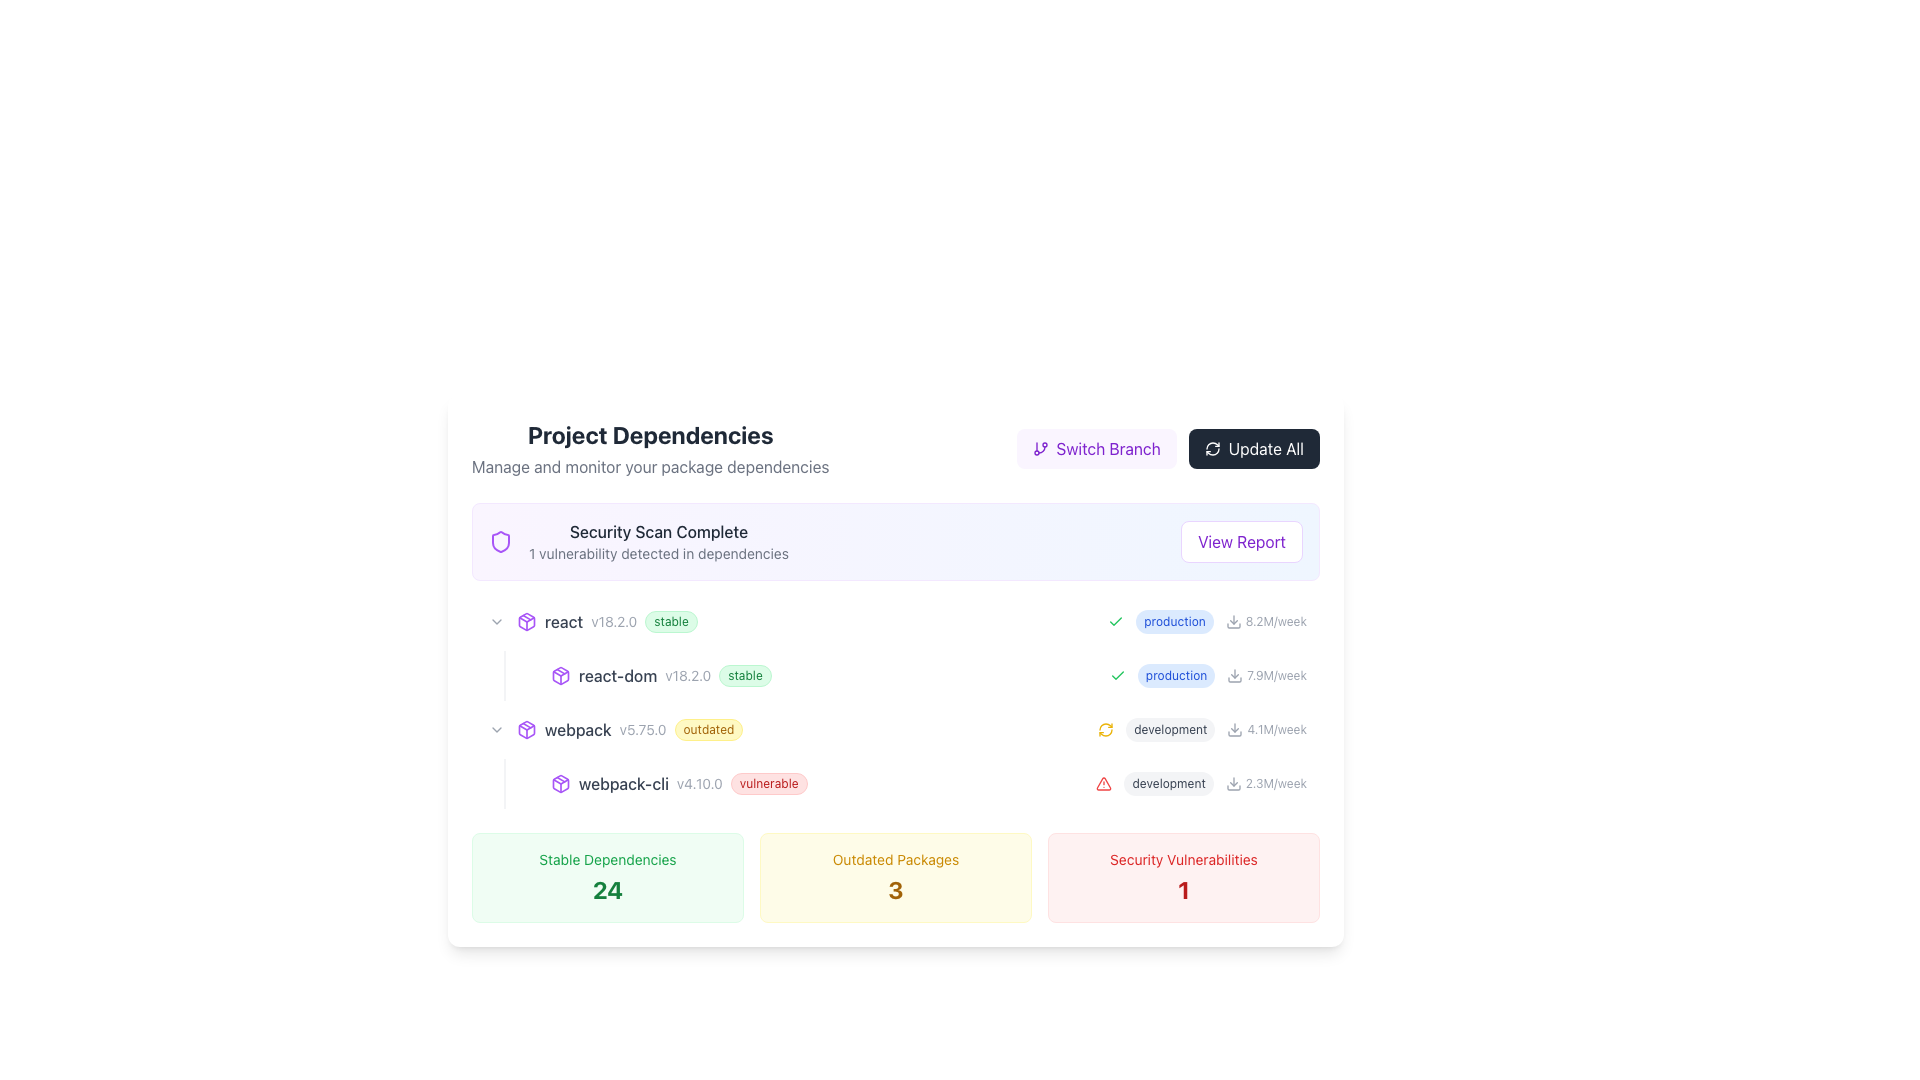  Describe the element at coordinates (1169, 782) in the screenshot. I see `text content of the non-interactive label or badge displaying 'development' with a light gray background, located between a red triangle alert icon and gray text '2.3M/week'` at that location.